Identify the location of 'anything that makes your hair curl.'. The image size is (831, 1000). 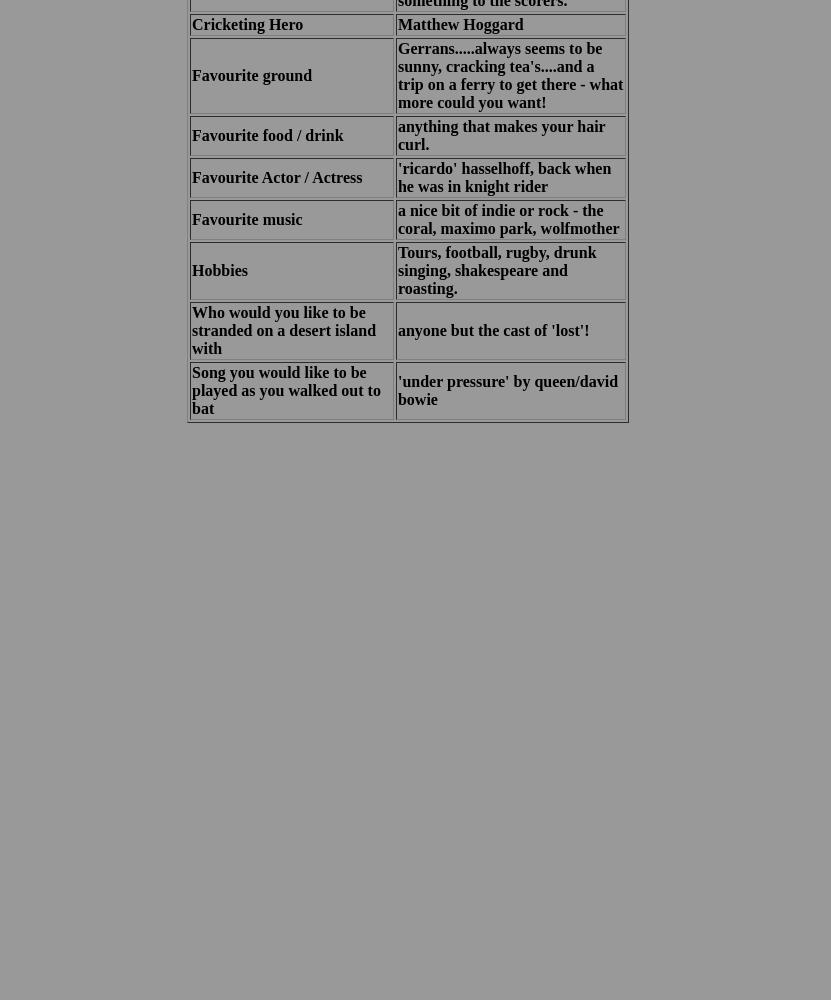
(501, 135).